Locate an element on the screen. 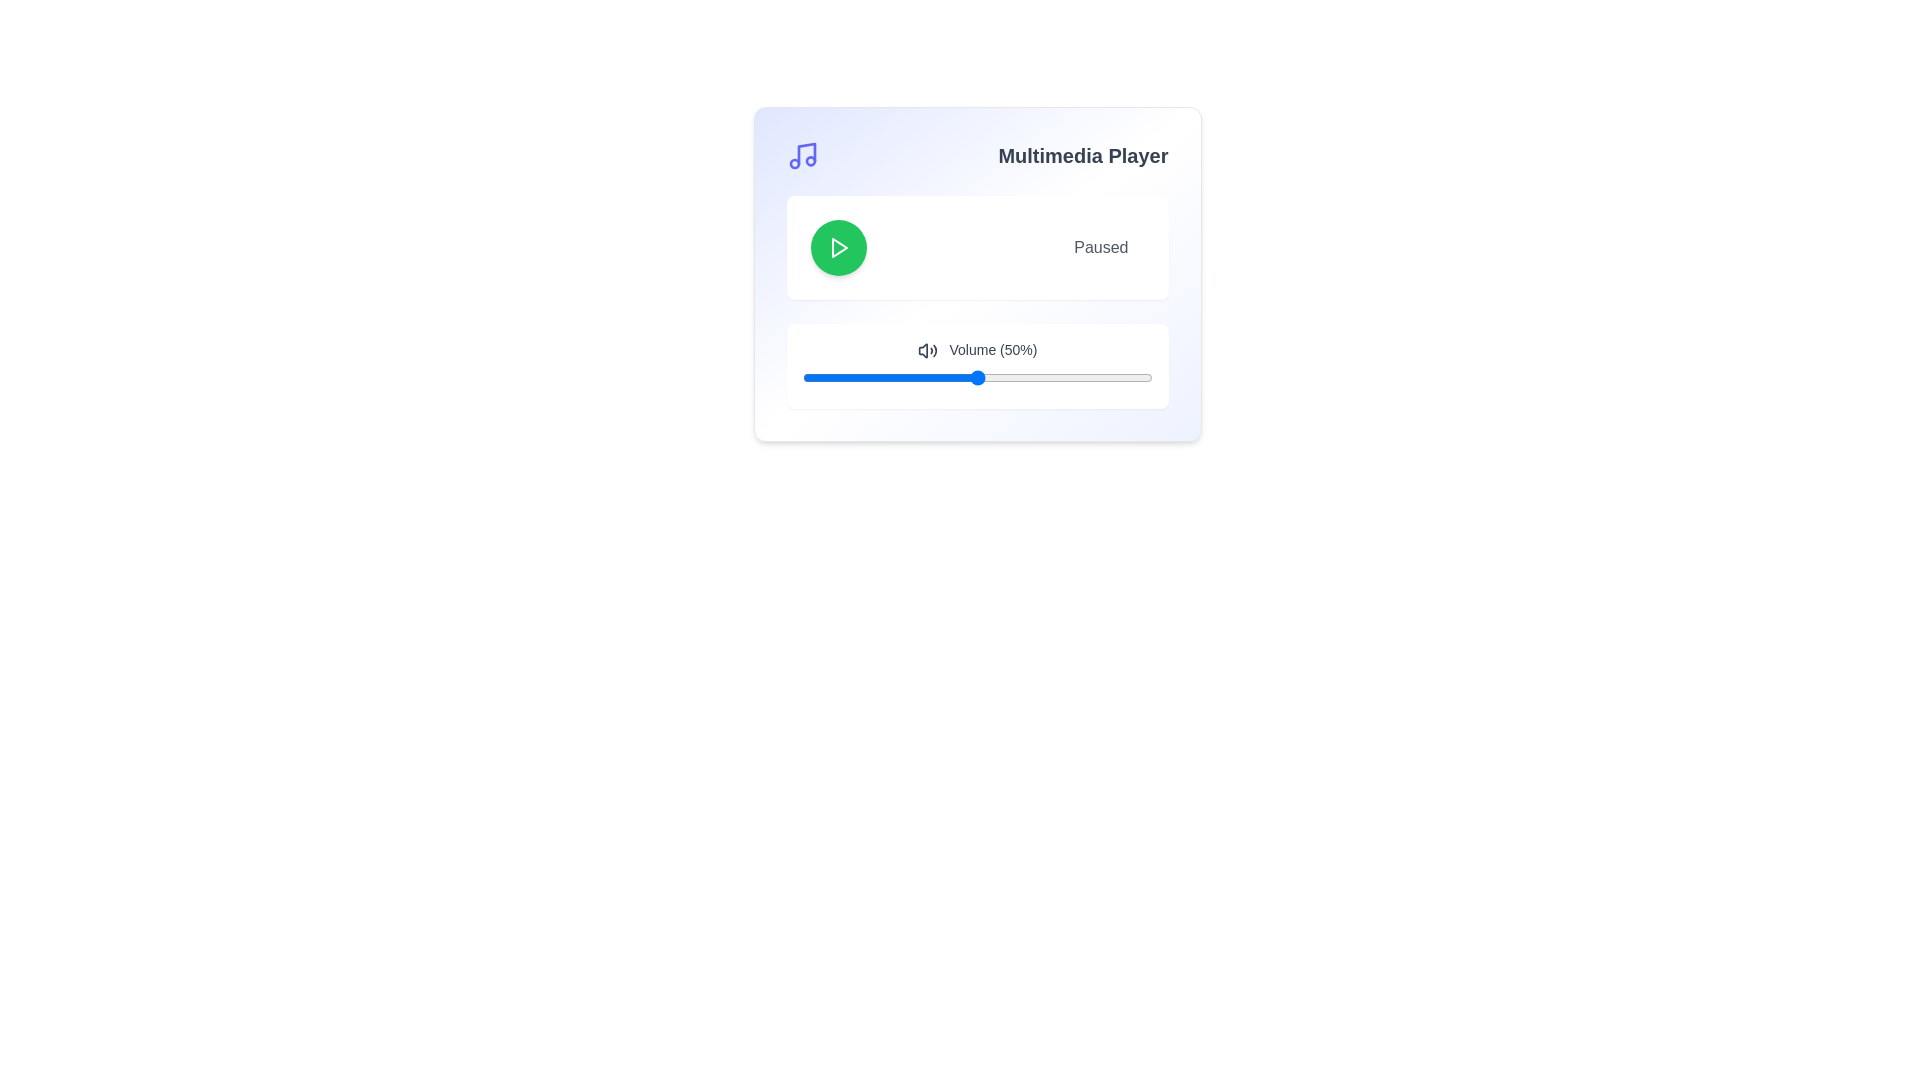  the play icon, which is a triangular arrow centered within a green circular button located in the upper-left section of the multimedia player UI panel is located at coordinates (838, 246).